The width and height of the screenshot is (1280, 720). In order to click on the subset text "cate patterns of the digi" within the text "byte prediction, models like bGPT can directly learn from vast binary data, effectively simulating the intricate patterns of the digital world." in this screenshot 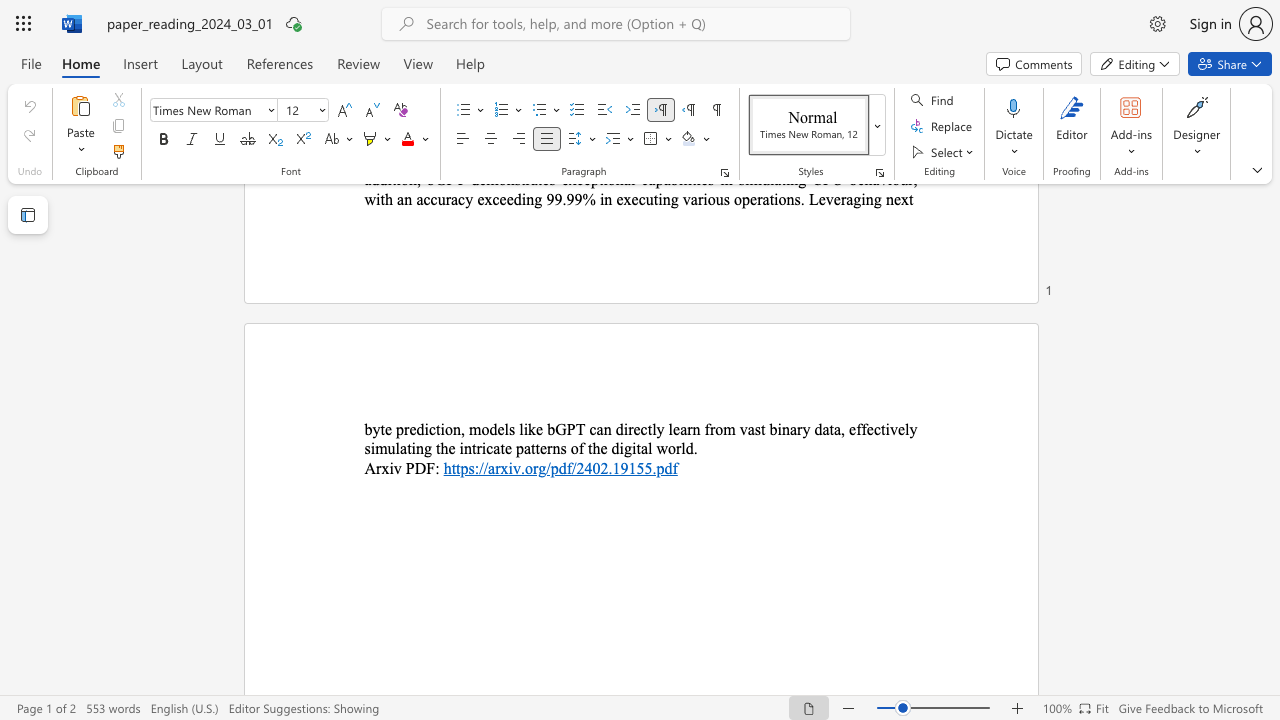, I will do `click(486, 447)`.